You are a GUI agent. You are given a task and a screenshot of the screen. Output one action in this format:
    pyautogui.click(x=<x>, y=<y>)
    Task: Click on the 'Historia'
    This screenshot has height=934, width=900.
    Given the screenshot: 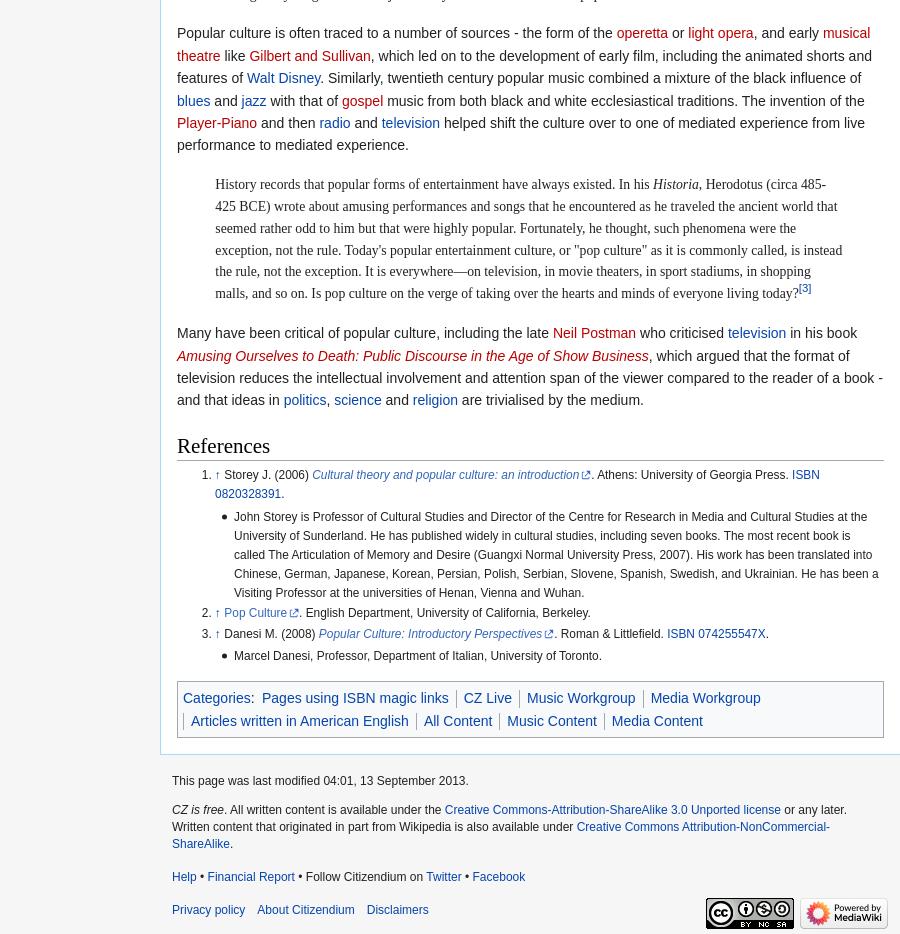 What is the action you would take?
    pyautogui.click(x=675, y=183)
    